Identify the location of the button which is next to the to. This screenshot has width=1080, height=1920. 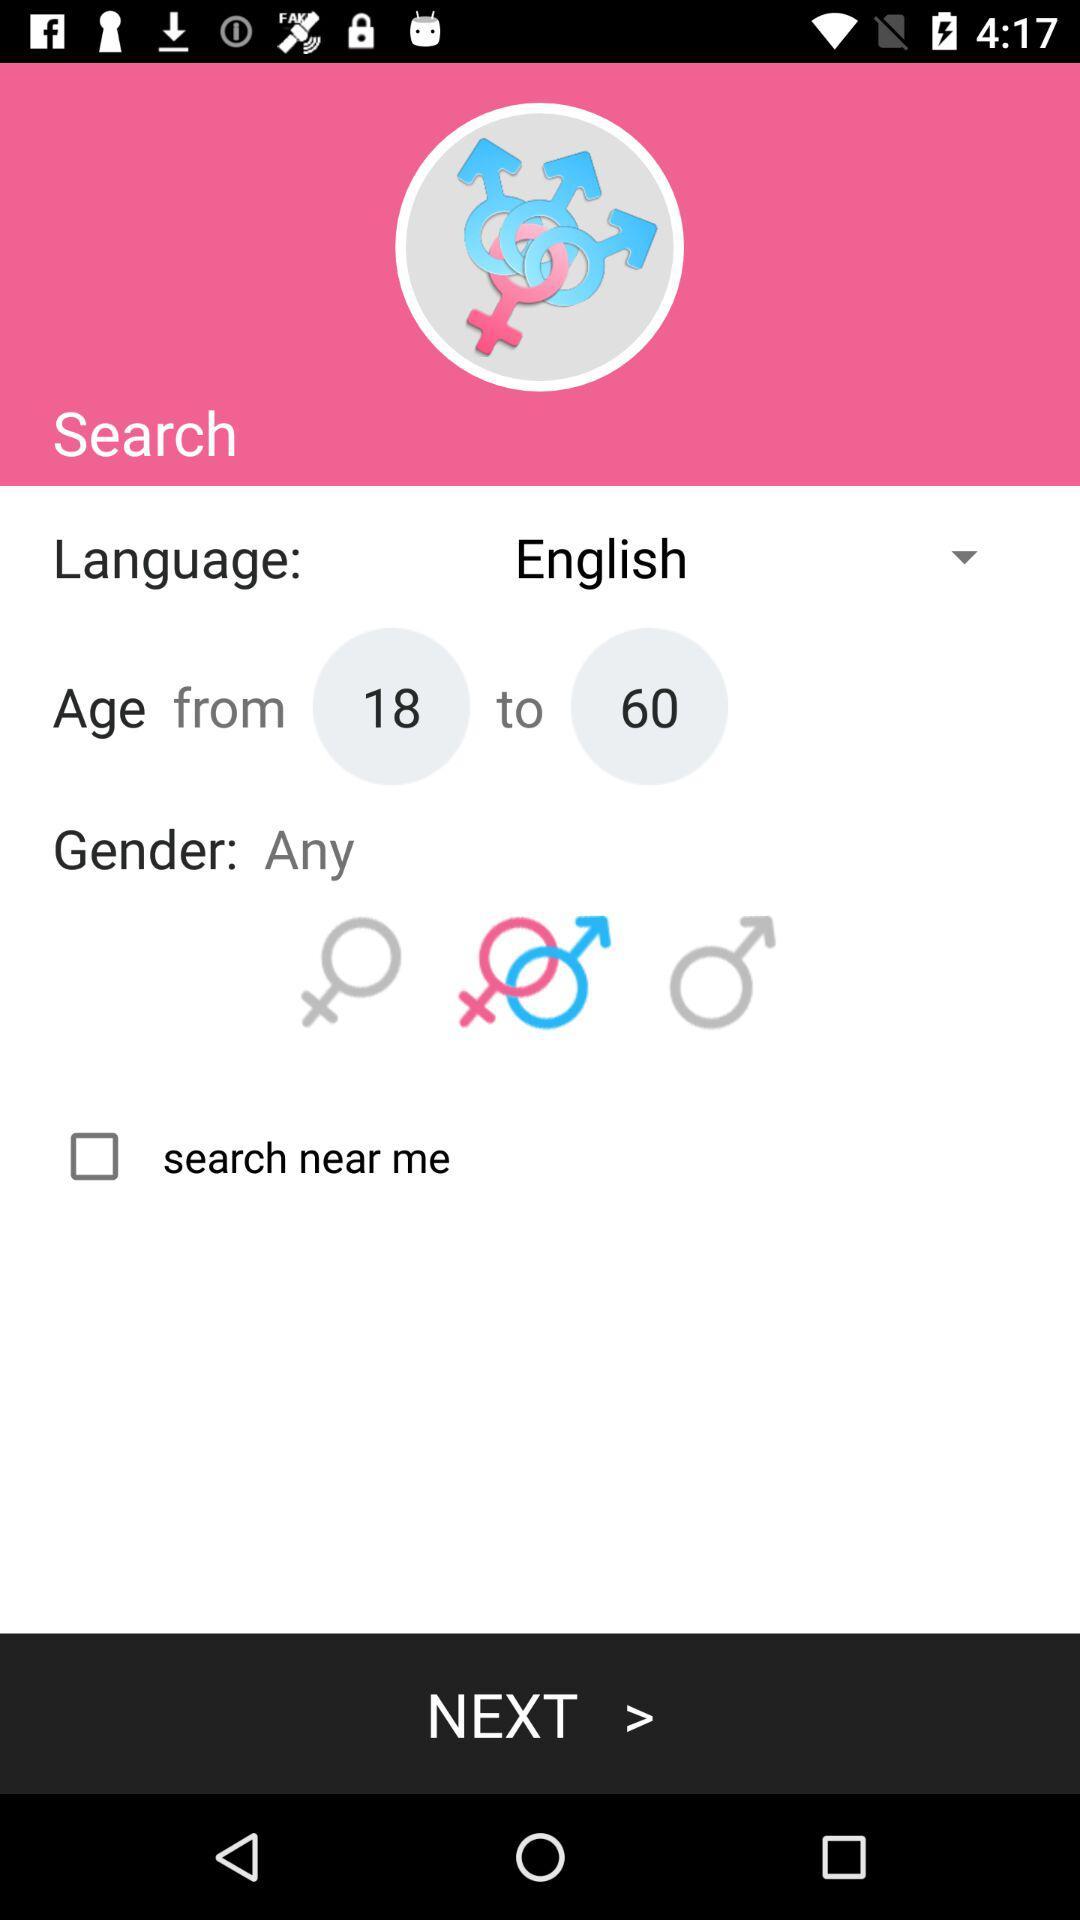
(649, 706).